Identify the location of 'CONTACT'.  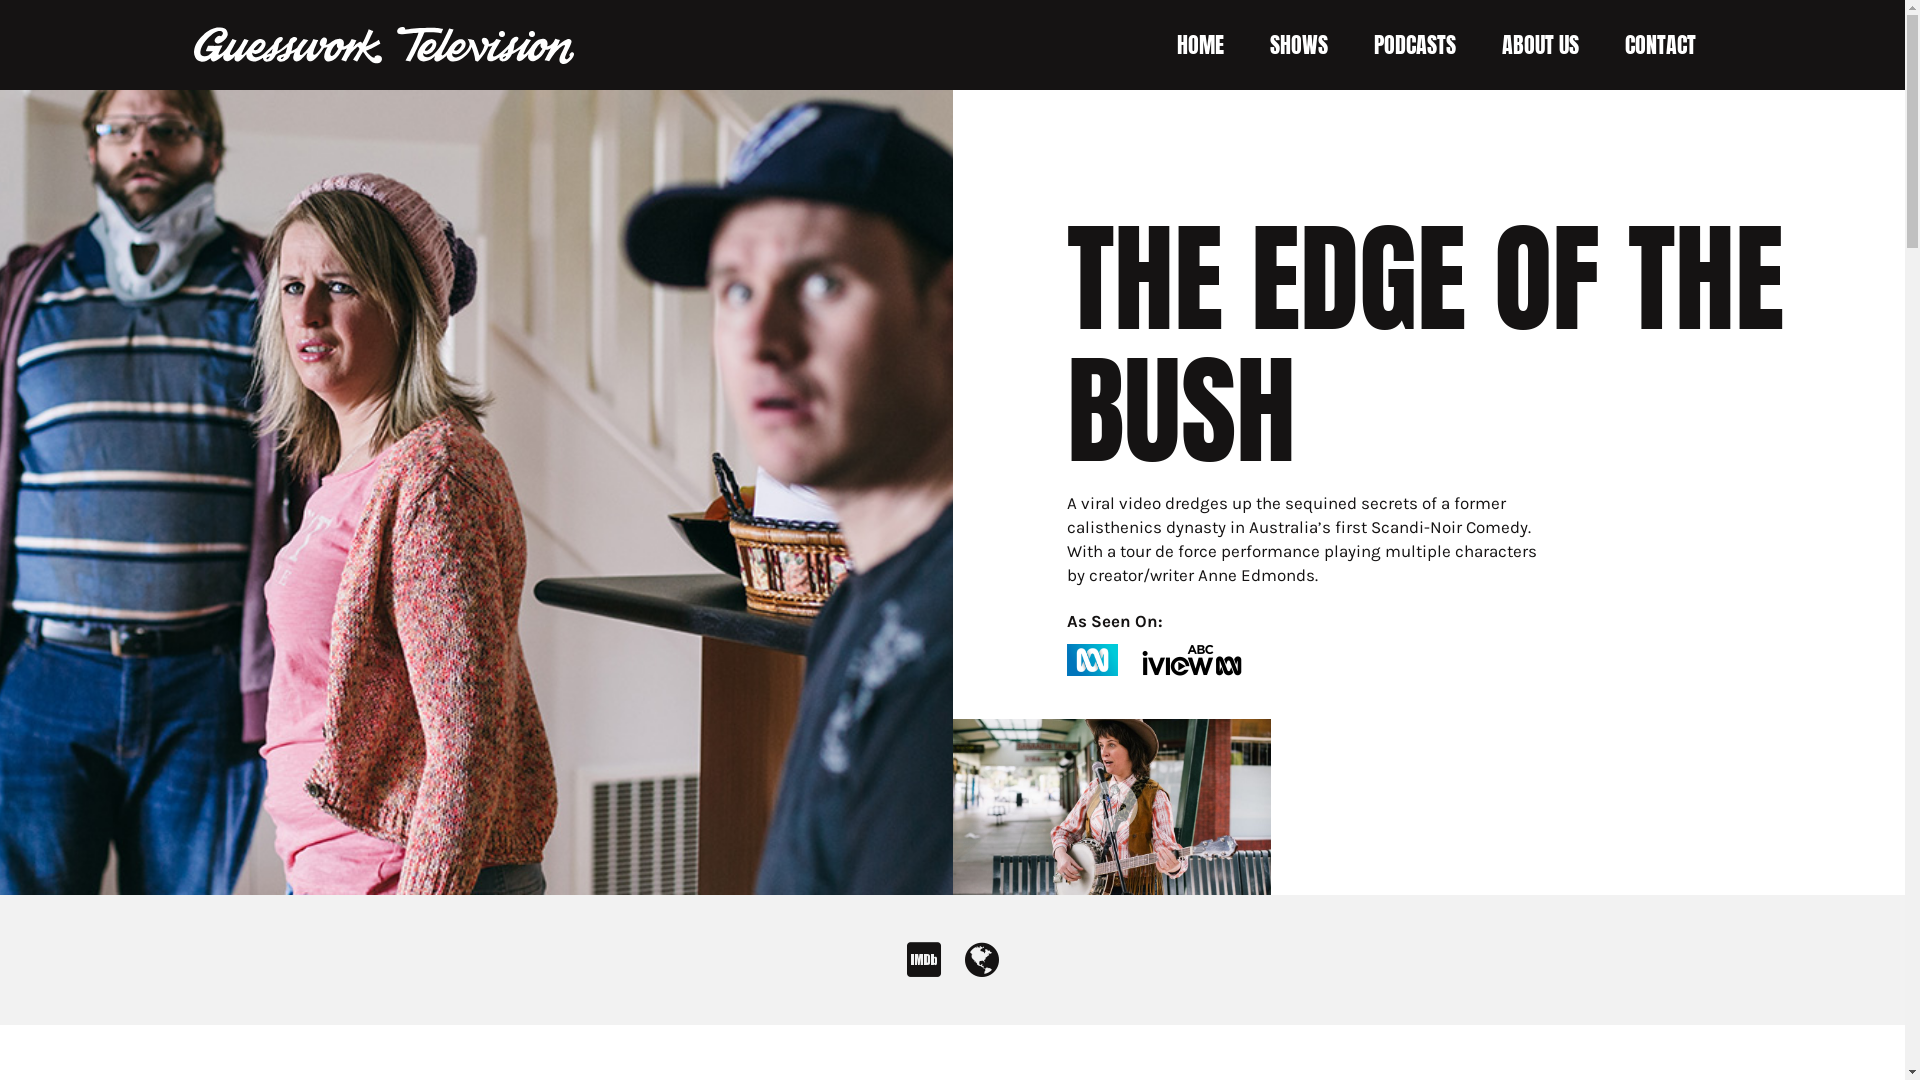
(1659, 45).